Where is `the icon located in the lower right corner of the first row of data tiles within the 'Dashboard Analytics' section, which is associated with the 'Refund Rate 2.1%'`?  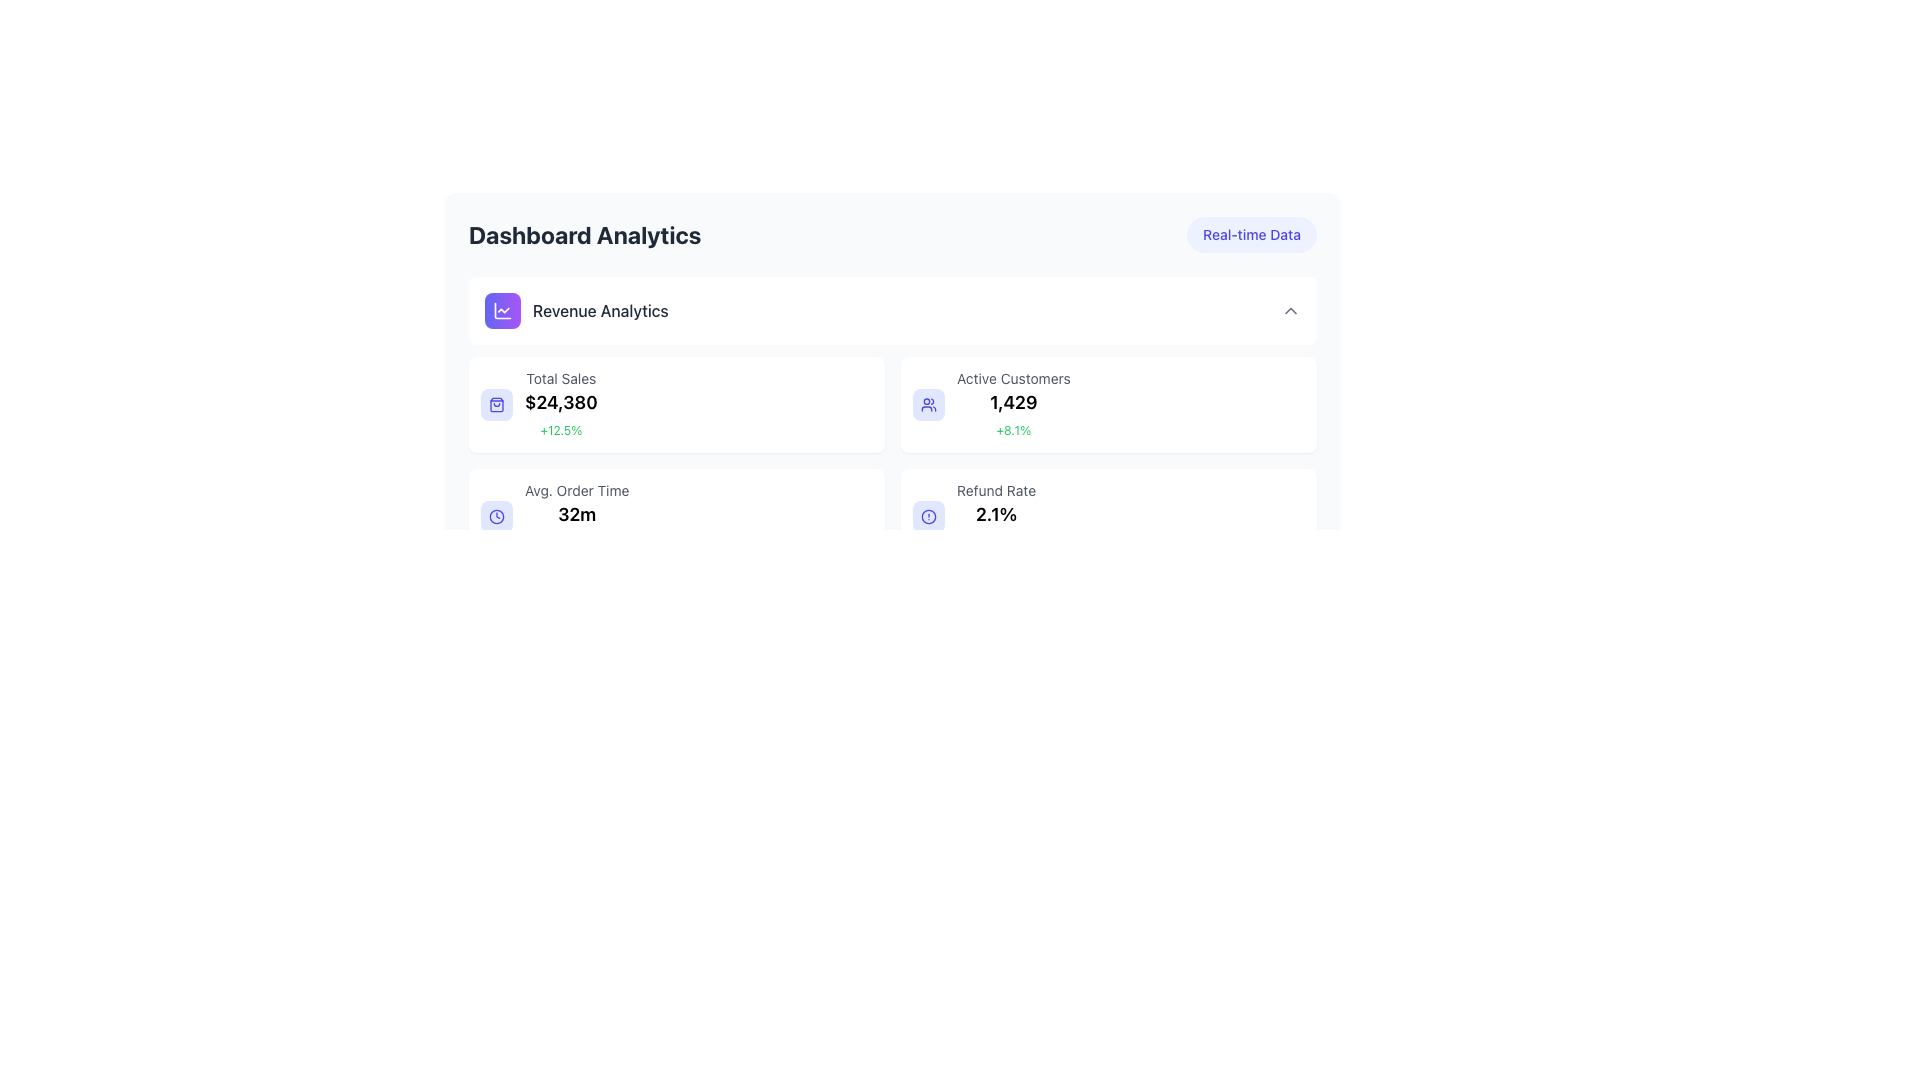 the icon located in the lower right corner of the first row of data tiles within the 'Dashboard Analytics' section, which is associated with the 'Refund Rate 2.1%' is located at coordinates (928, 515).